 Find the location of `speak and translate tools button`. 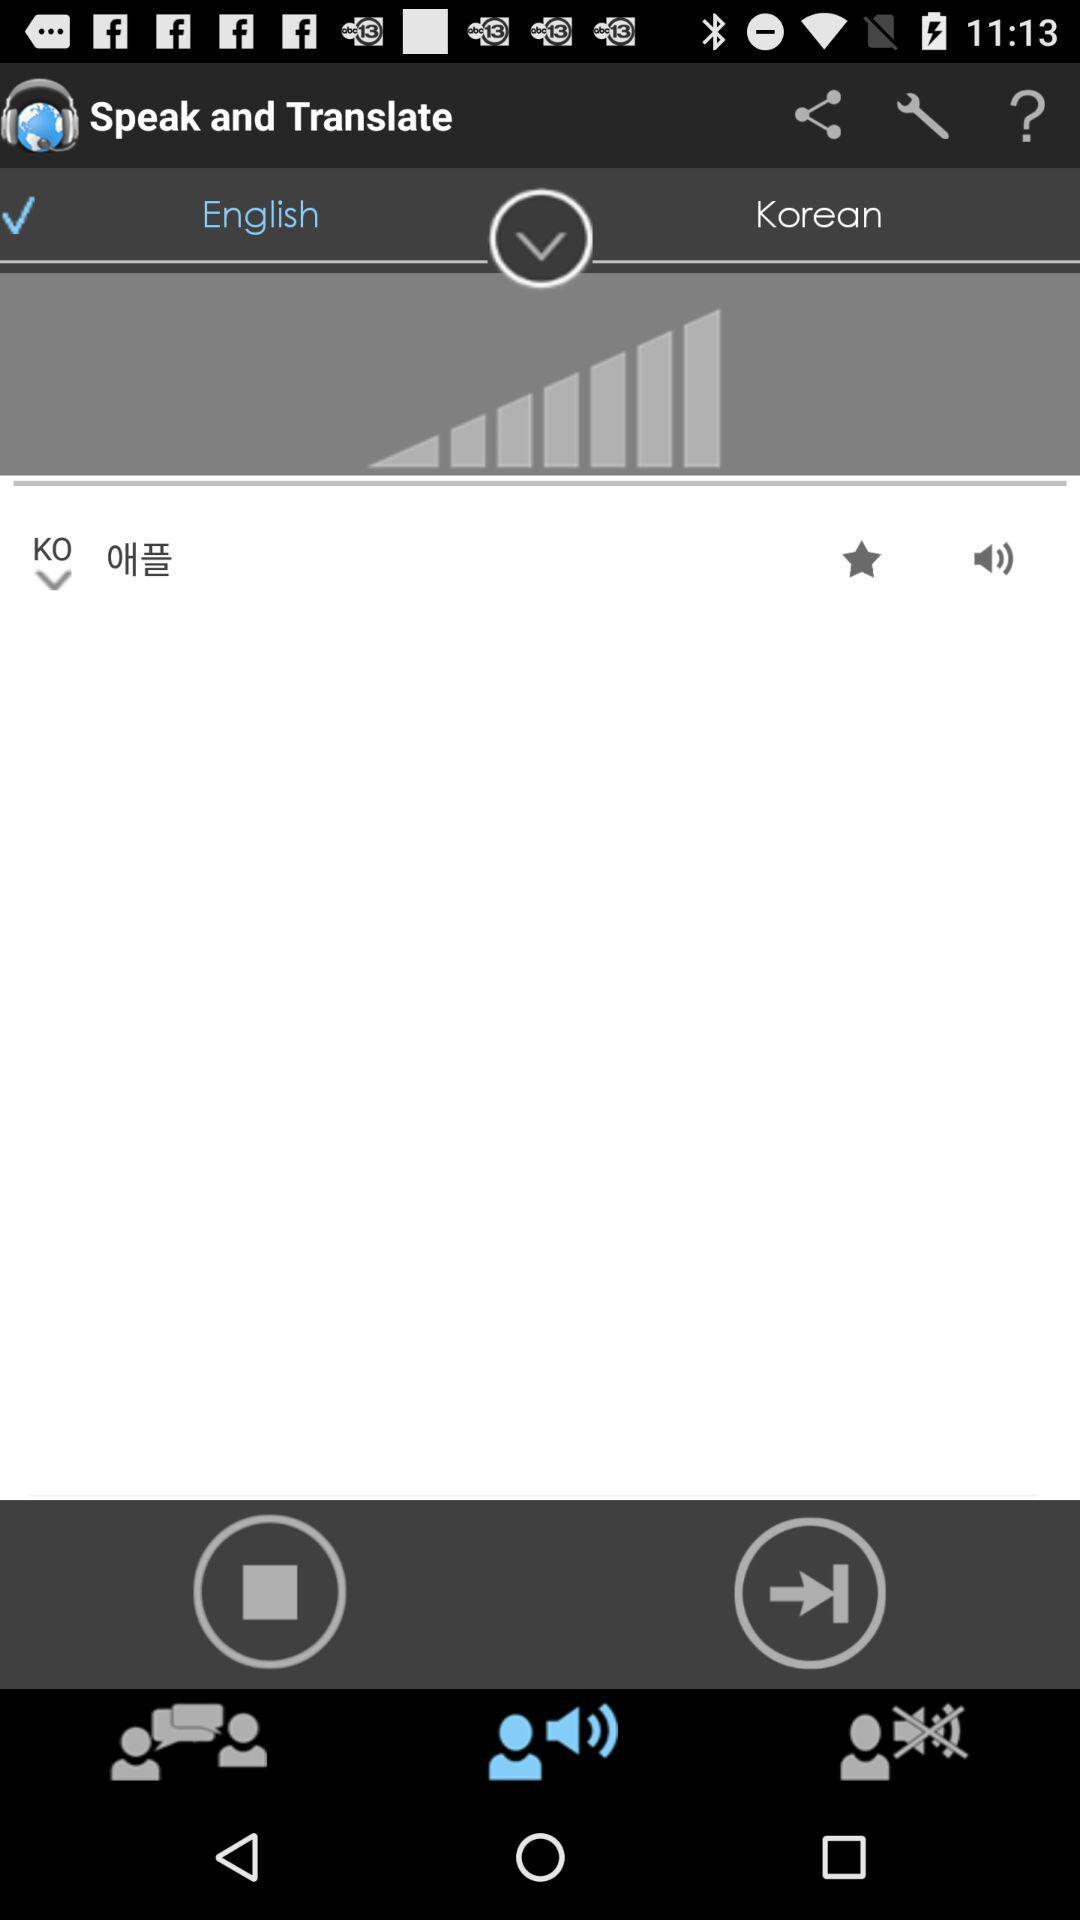

speak and translate tools button is located at coordinates (922, 114).